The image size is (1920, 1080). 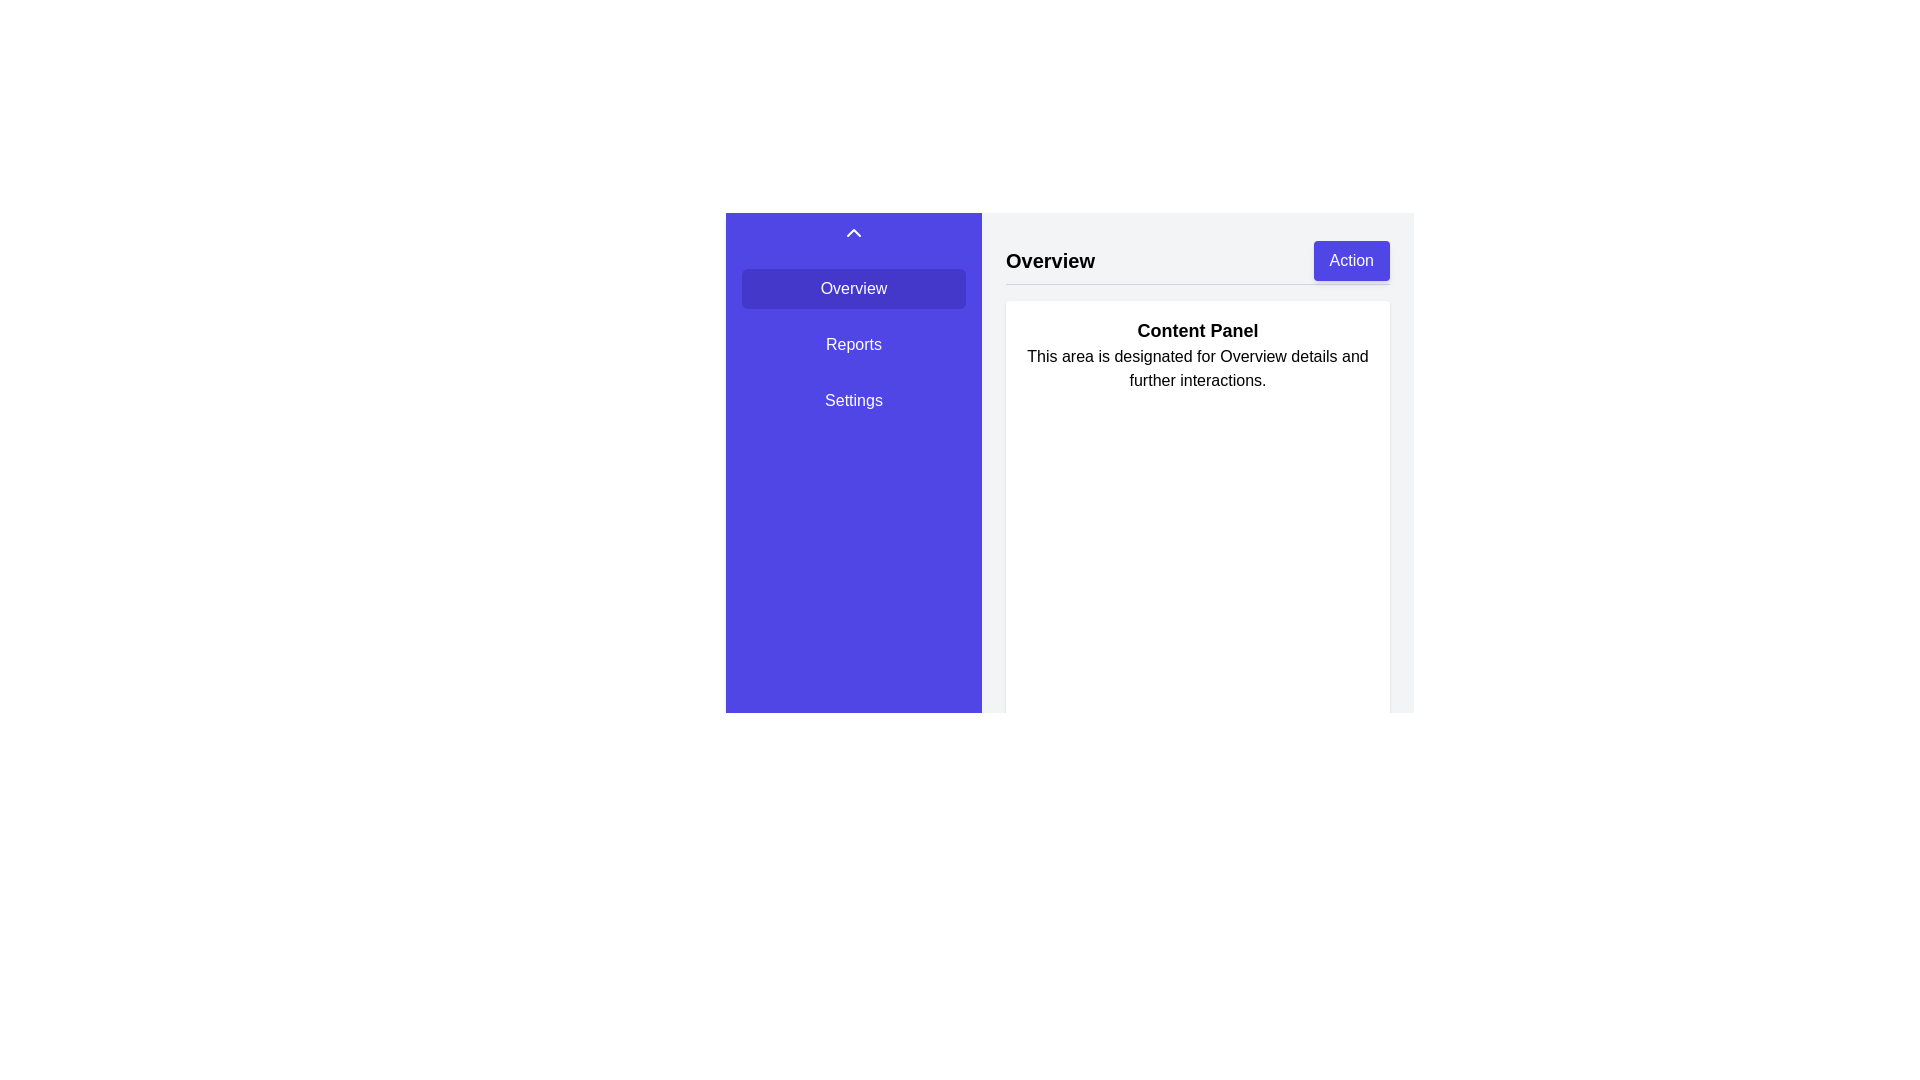 I want to click on the topmost button labeled 'Overview' with a purple background to trigger hover effects, so click(x=854, y=289).